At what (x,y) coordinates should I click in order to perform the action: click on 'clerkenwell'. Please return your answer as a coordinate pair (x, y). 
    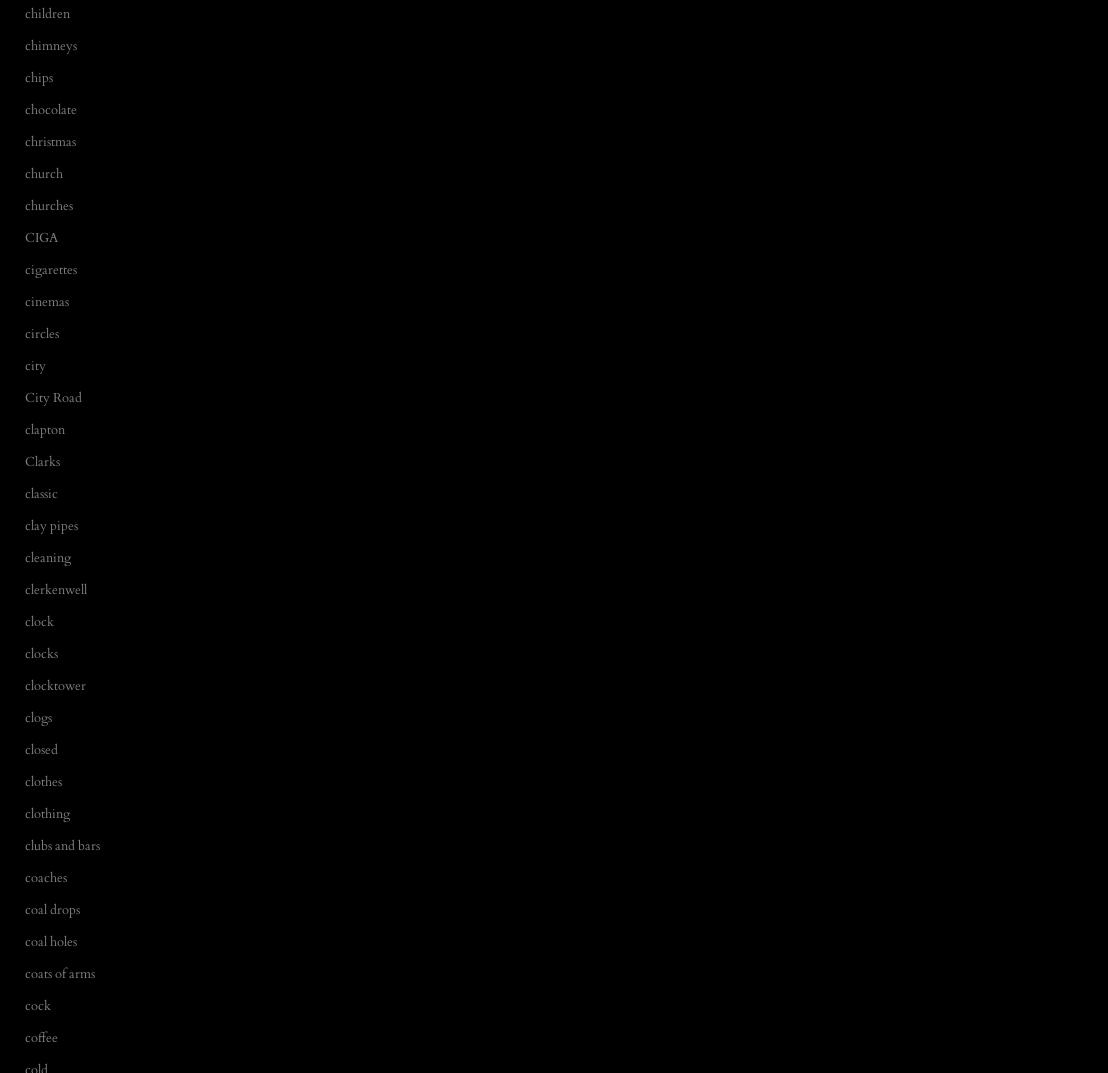
    Looking at the image, I should click on (54, 588).